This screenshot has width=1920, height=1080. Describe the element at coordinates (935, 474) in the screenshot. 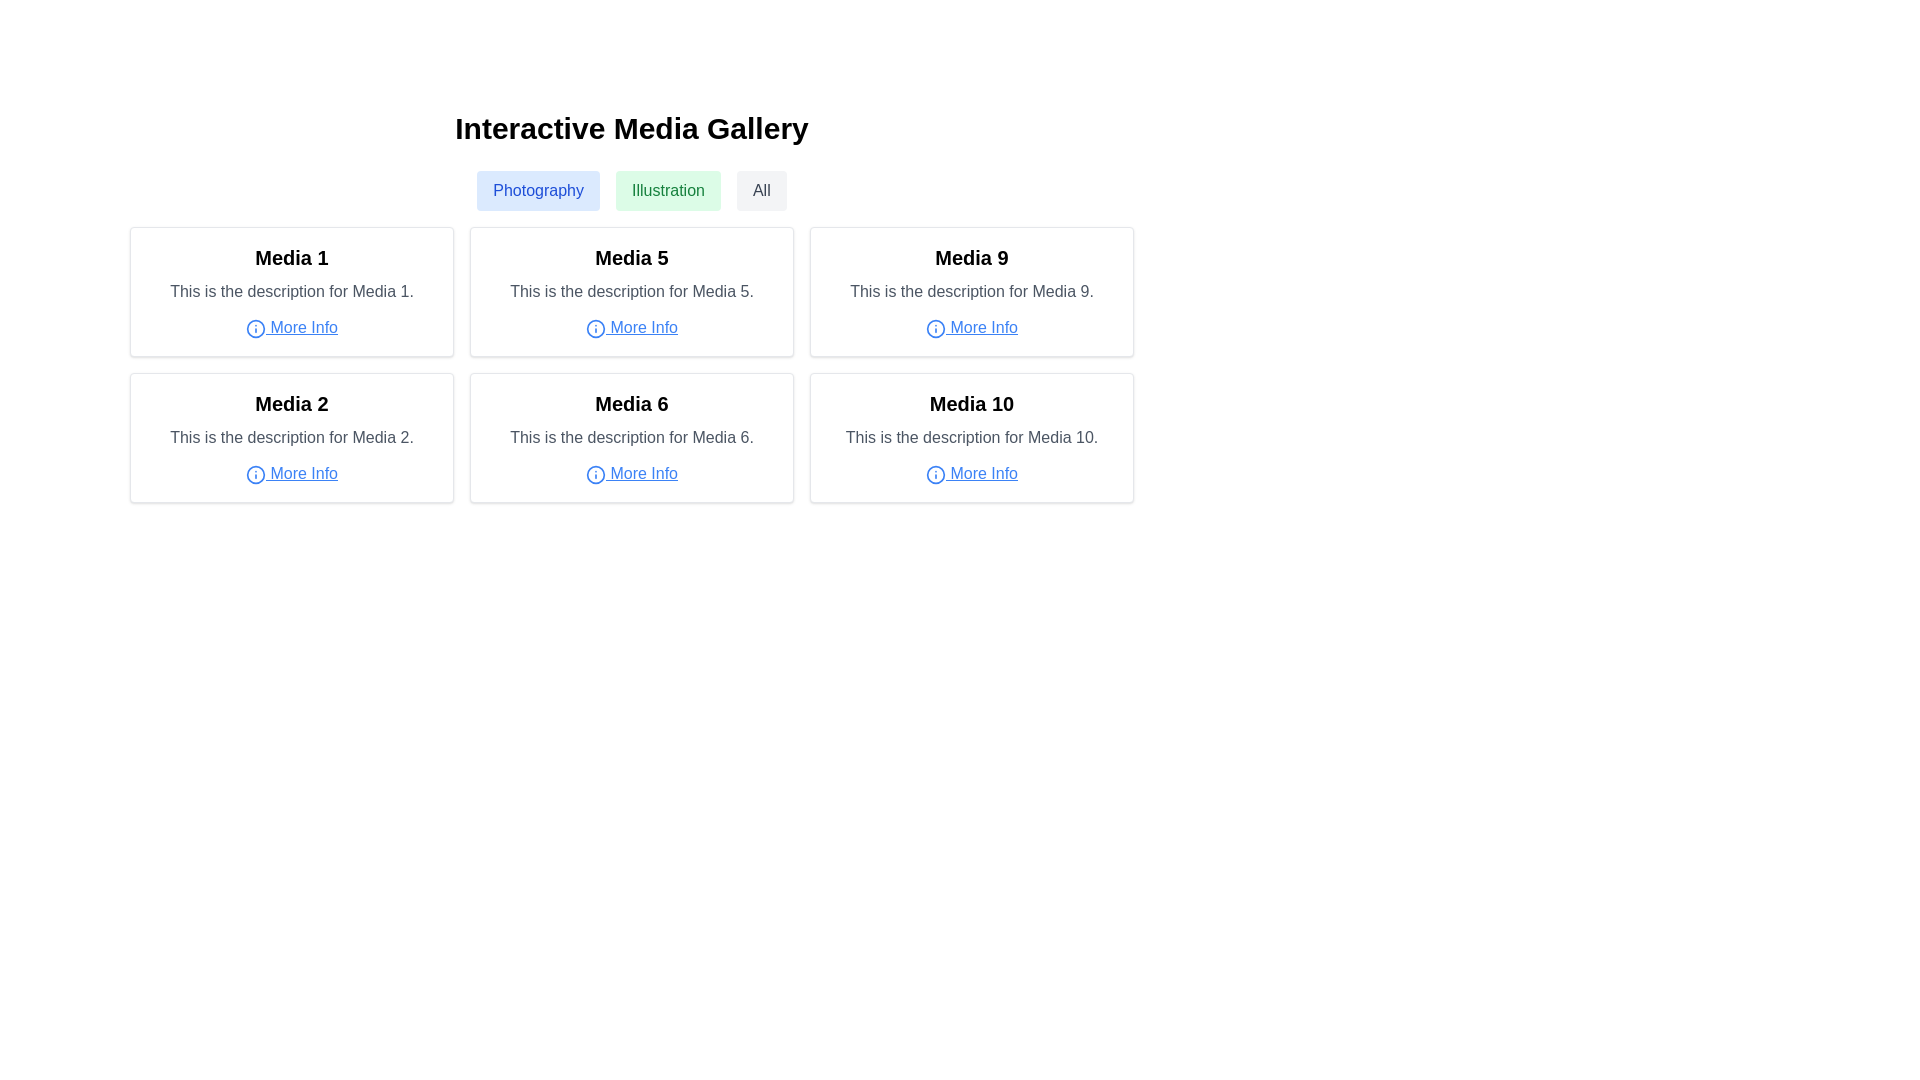

I see `the appearance of the circular informational icon located to the left of the 'More Info' text in the 'Media 10' card at the bottom-right corner of the media grid` at that location.